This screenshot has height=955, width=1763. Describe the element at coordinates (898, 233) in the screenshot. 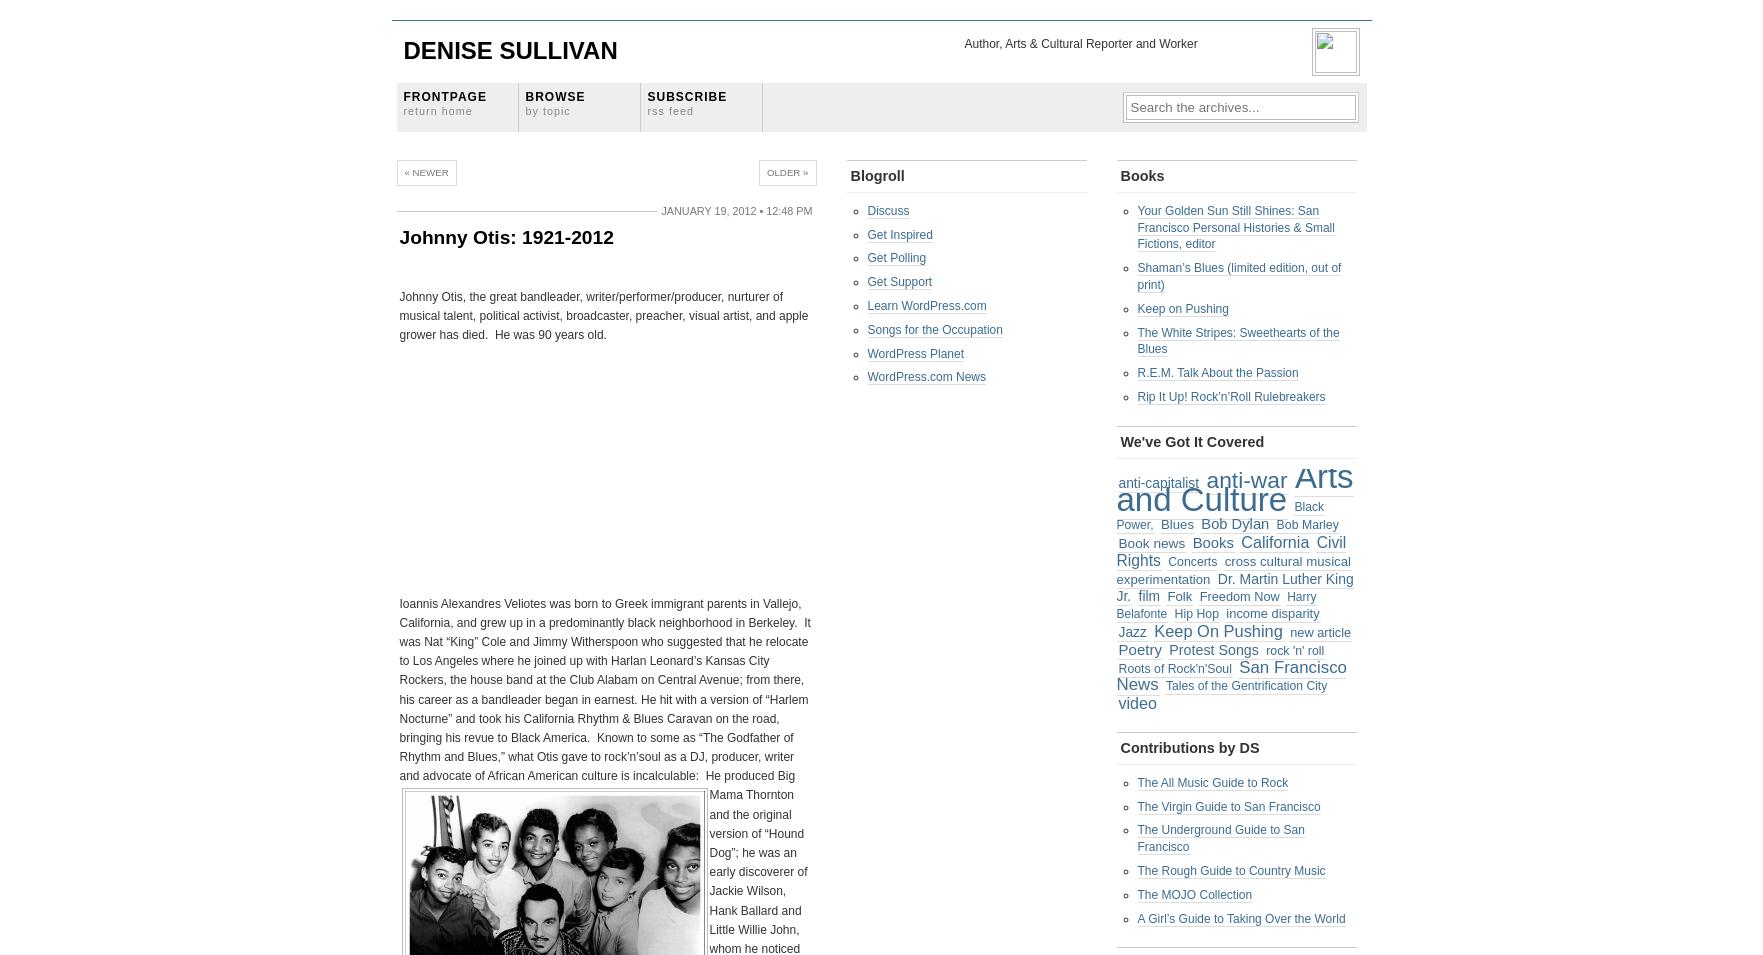

I see `'Get Inspired'` at that location.